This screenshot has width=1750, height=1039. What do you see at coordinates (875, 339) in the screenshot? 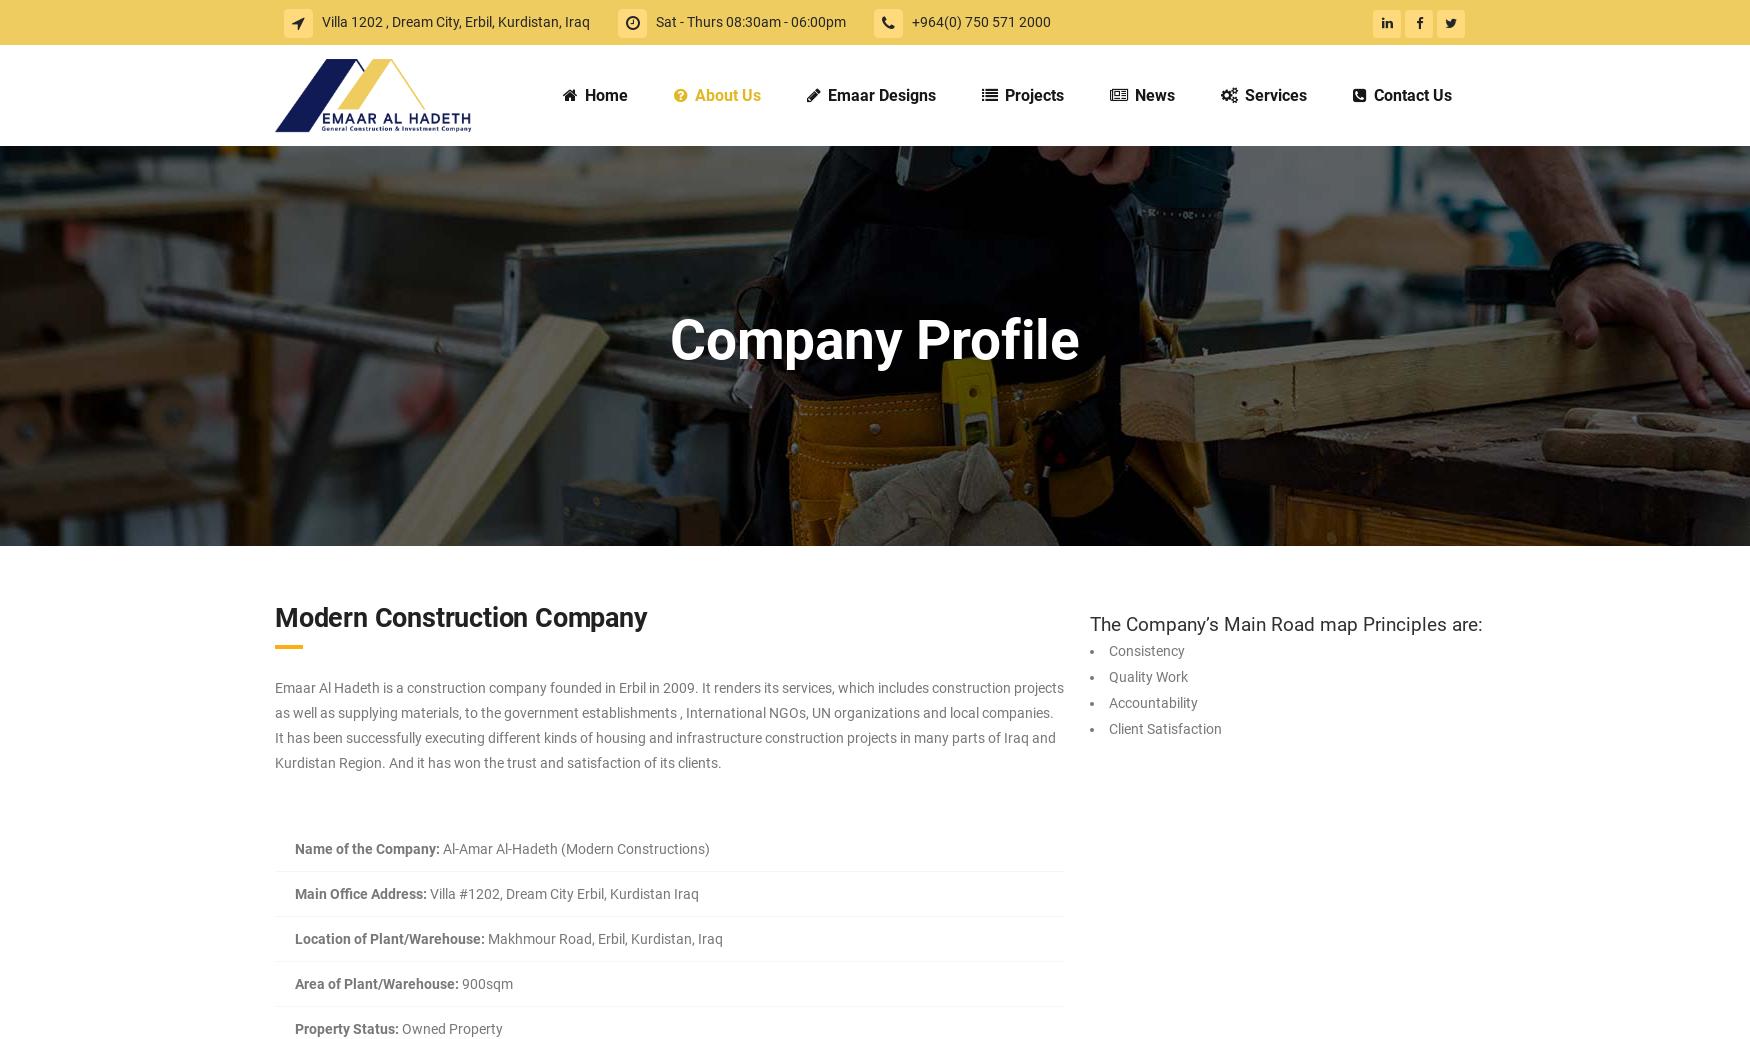
I see `'Company Profile'` at bounding box center [875, 339].